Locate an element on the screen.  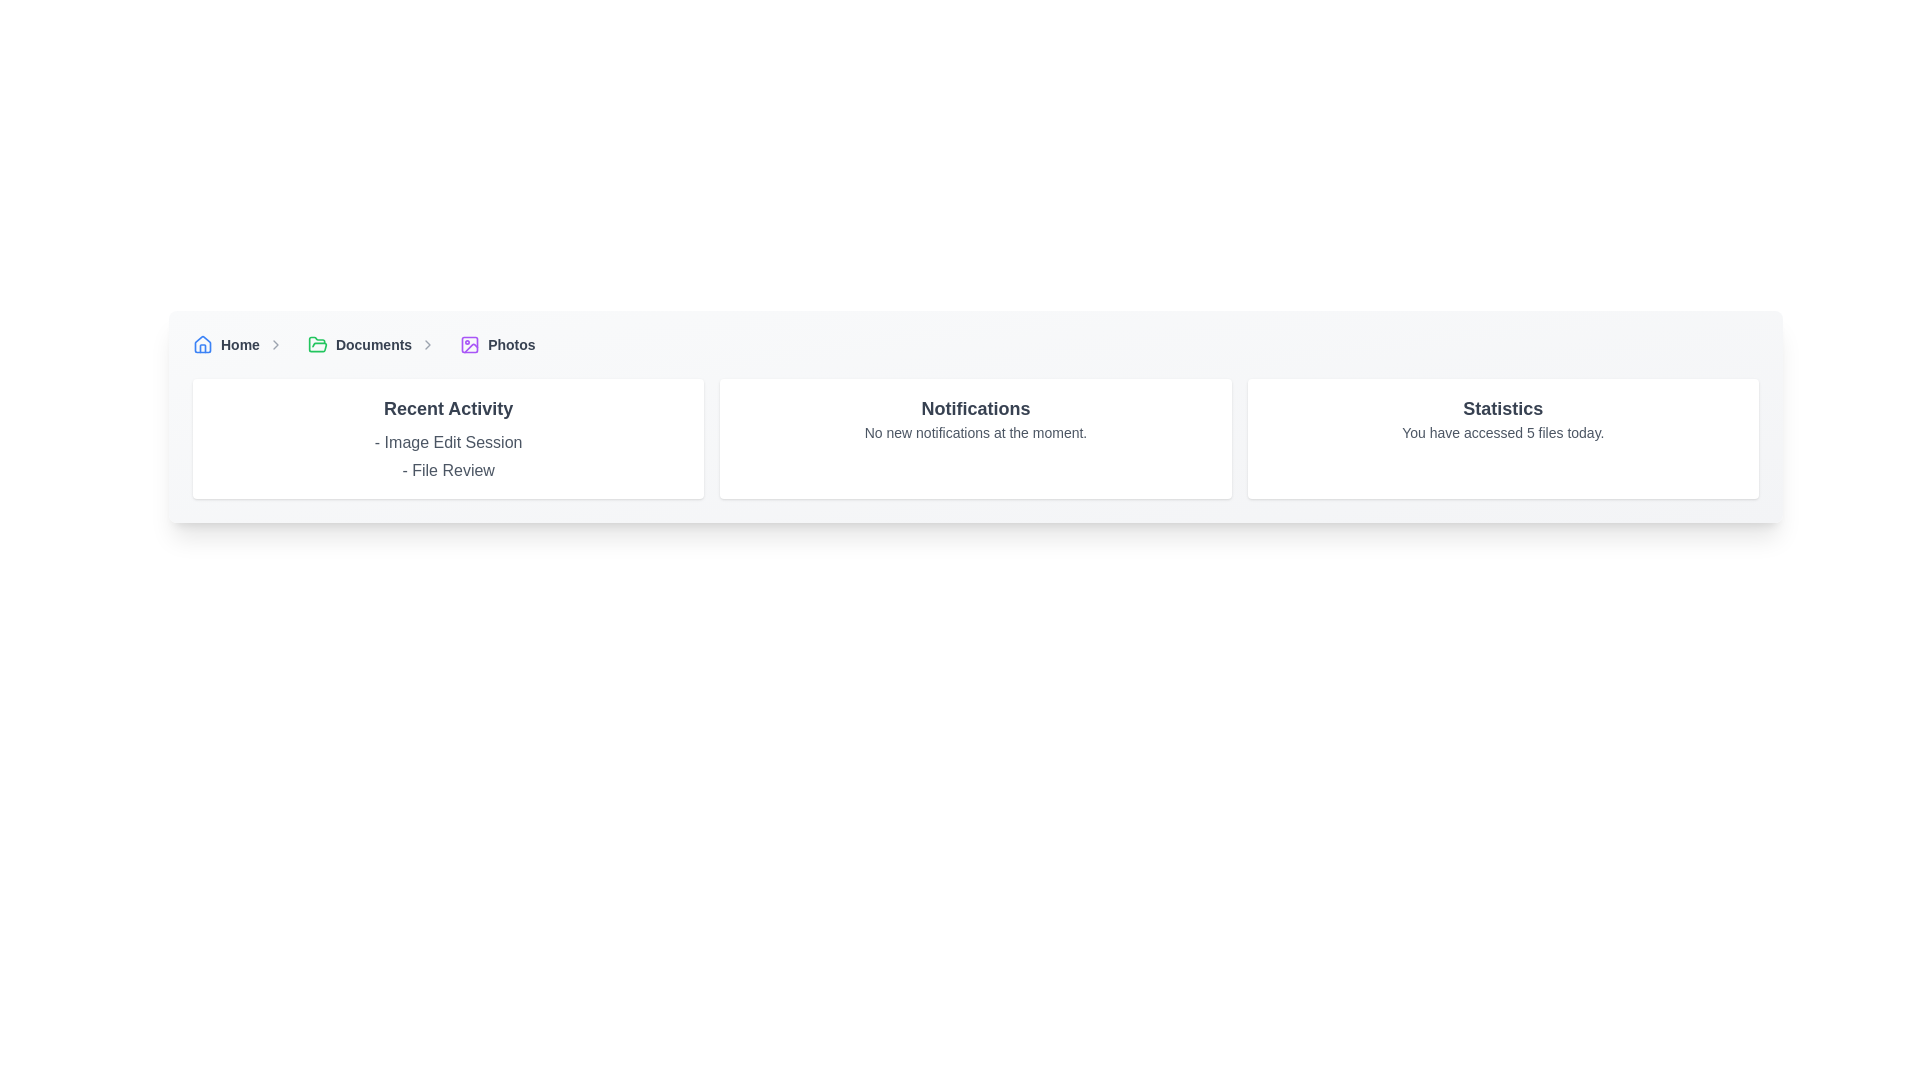
the open folder icon in the navigation breadcrumb interface, which represents the 'Documents' section is located at coordinates (316, 343).